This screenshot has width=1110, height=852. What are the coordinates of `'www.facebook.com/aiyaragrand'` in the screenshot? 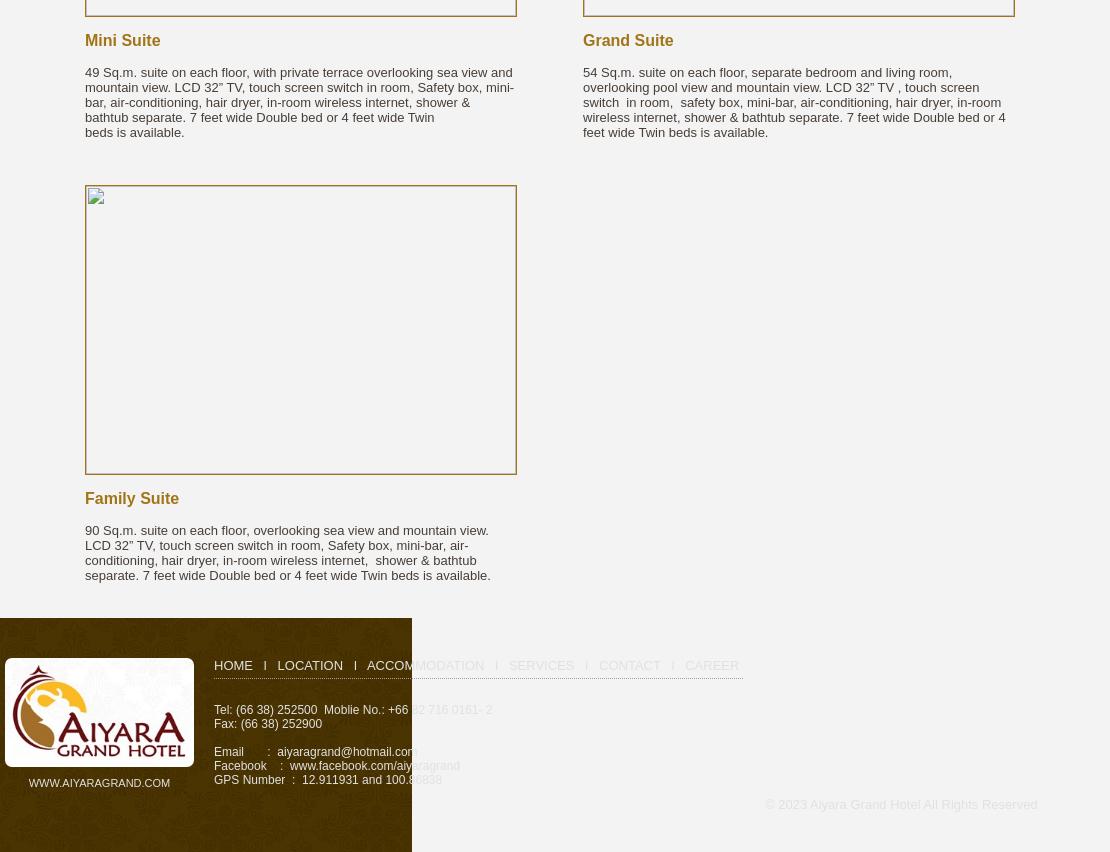 It's located at (374, 766).